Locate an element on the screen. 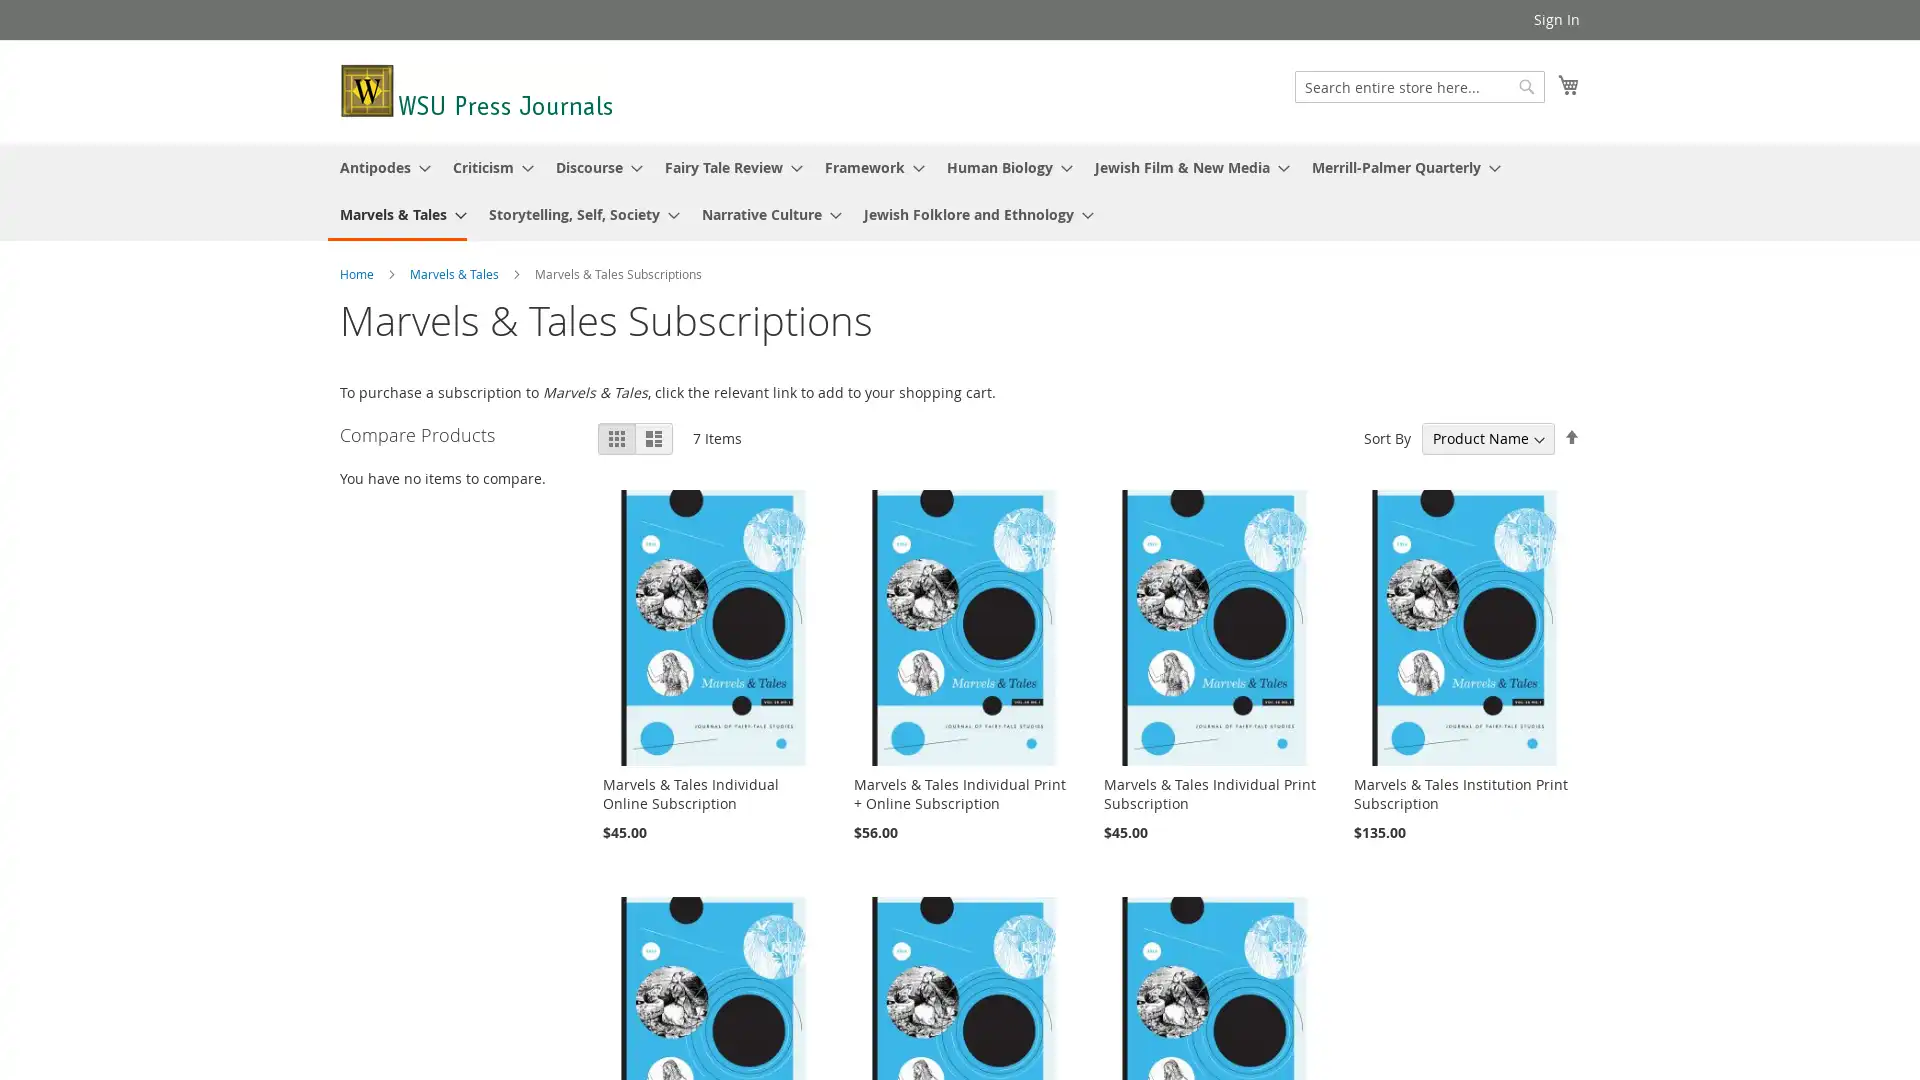 The image size is (1920, 1080). Add to Cart is located at coordinates (390, 872).